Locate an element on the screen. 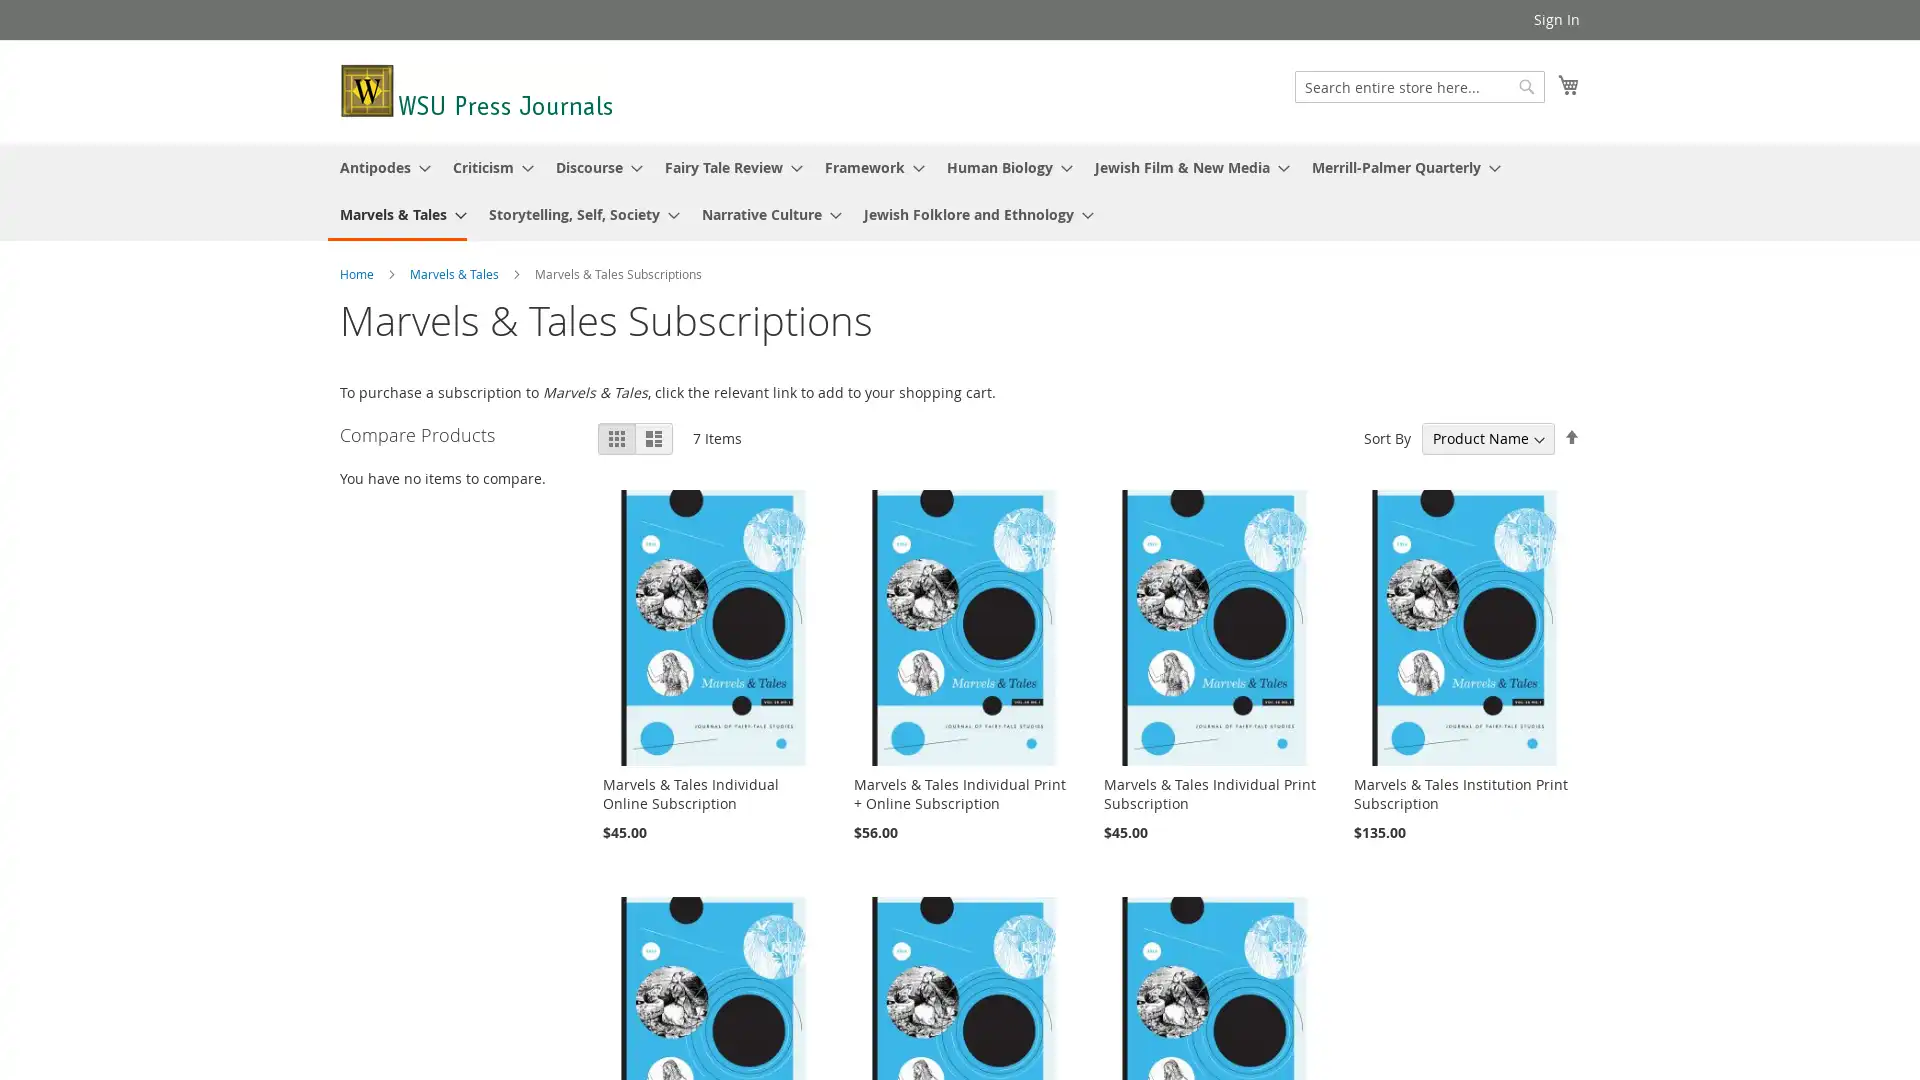 The image size is (1920, 1080). Add to Cart is located at coordinates (390, 872).